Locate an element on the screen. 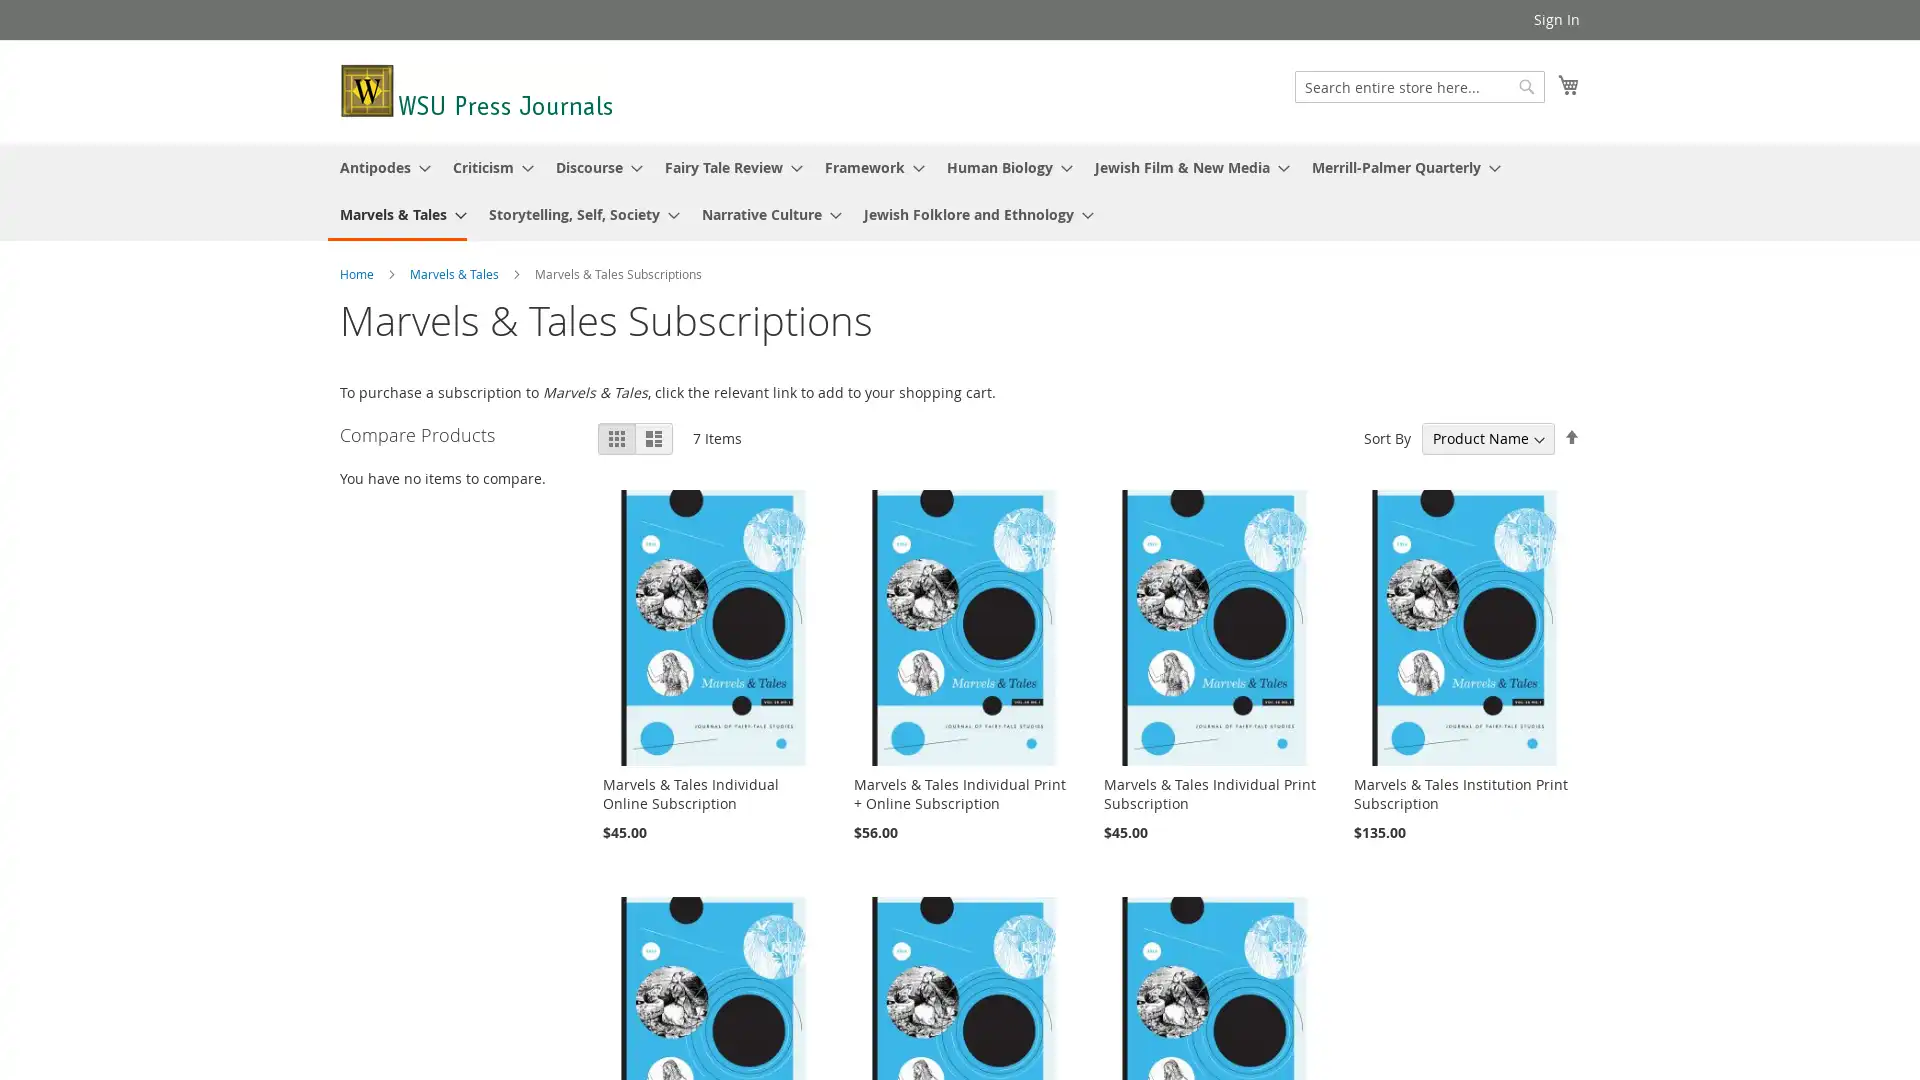 The image size is (1920, 1080). Add to Cart is located at coordinates (390, 872).